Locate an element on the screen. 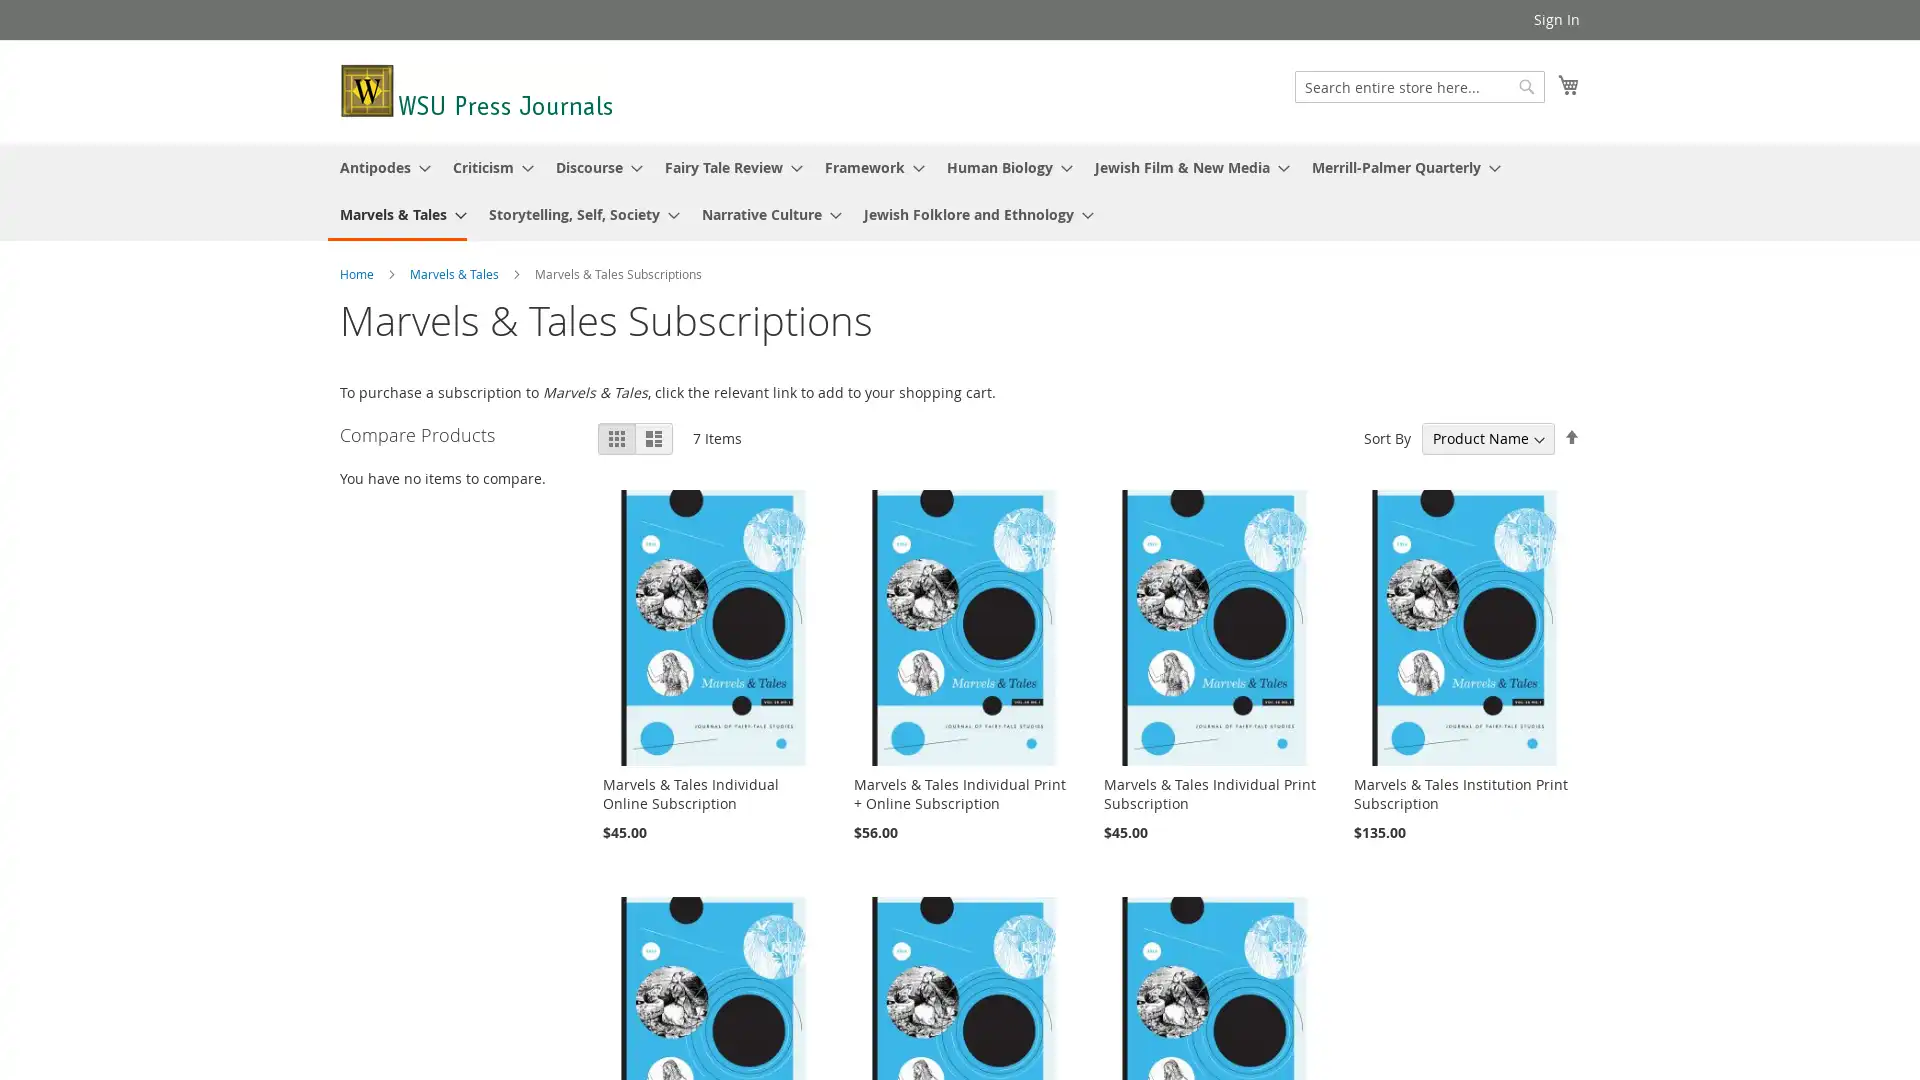 The image size is (1920, 1080). Add to Cart is located at coordinates (390, 872).